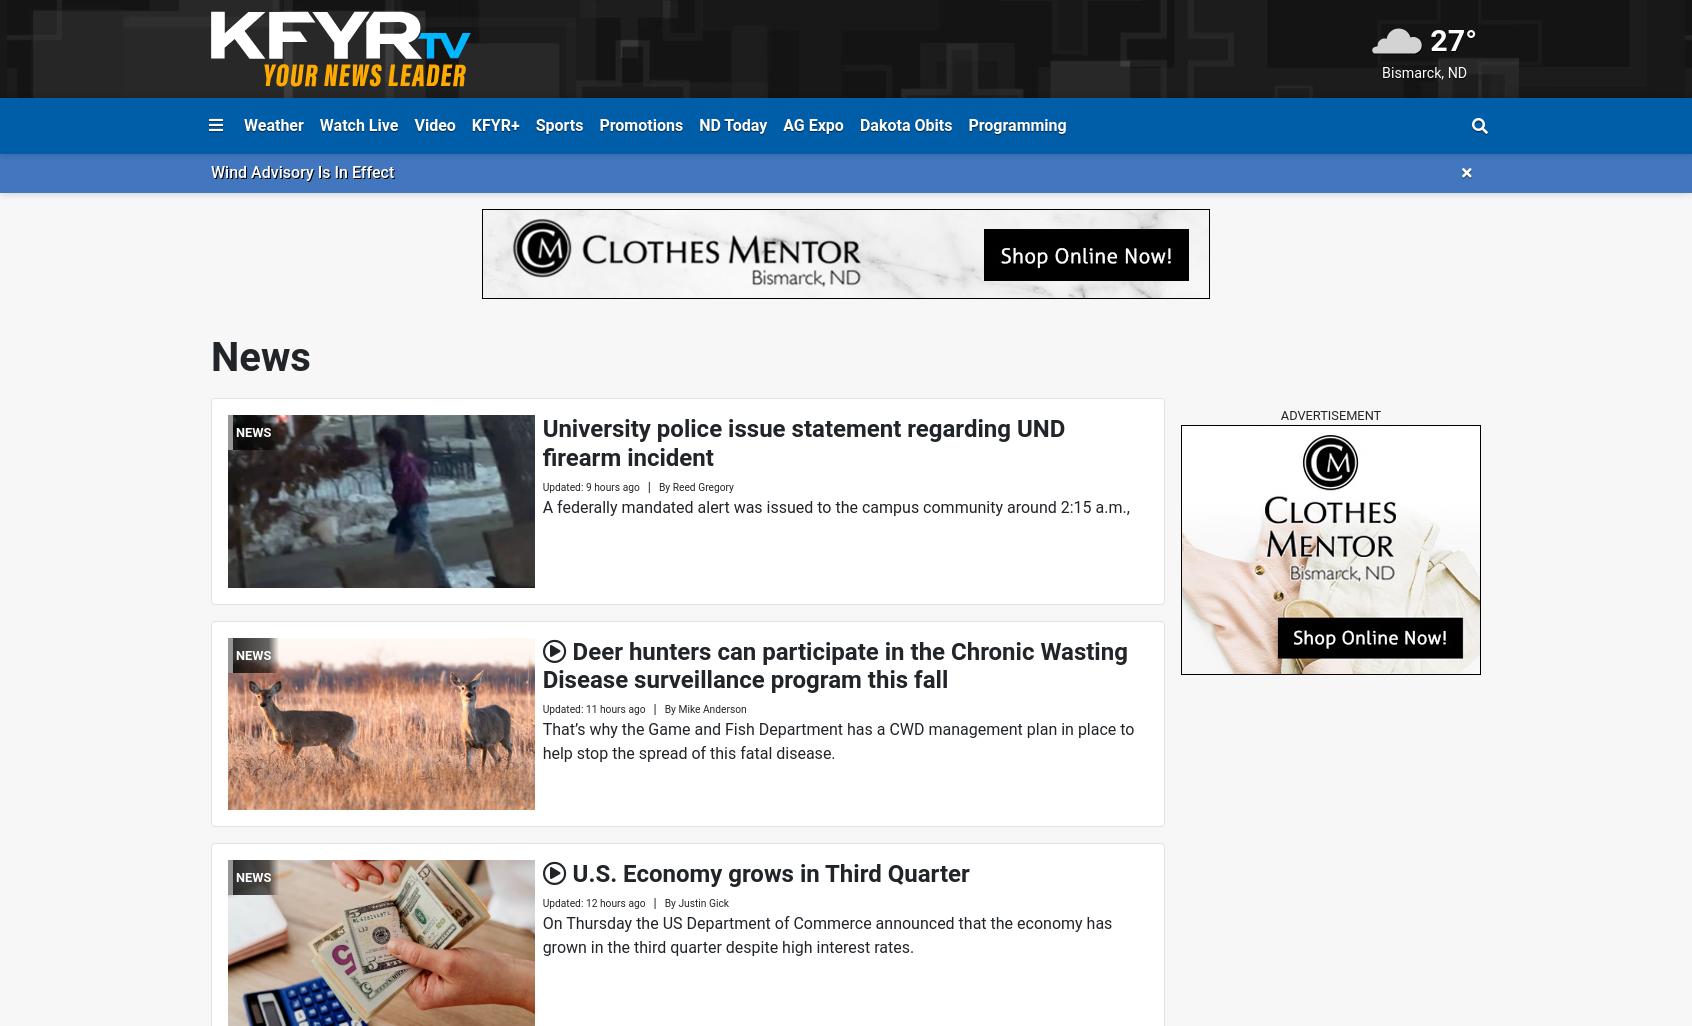 This screenshot has width=1692, height=1026. I want to click on 'News', so click(209, 357).